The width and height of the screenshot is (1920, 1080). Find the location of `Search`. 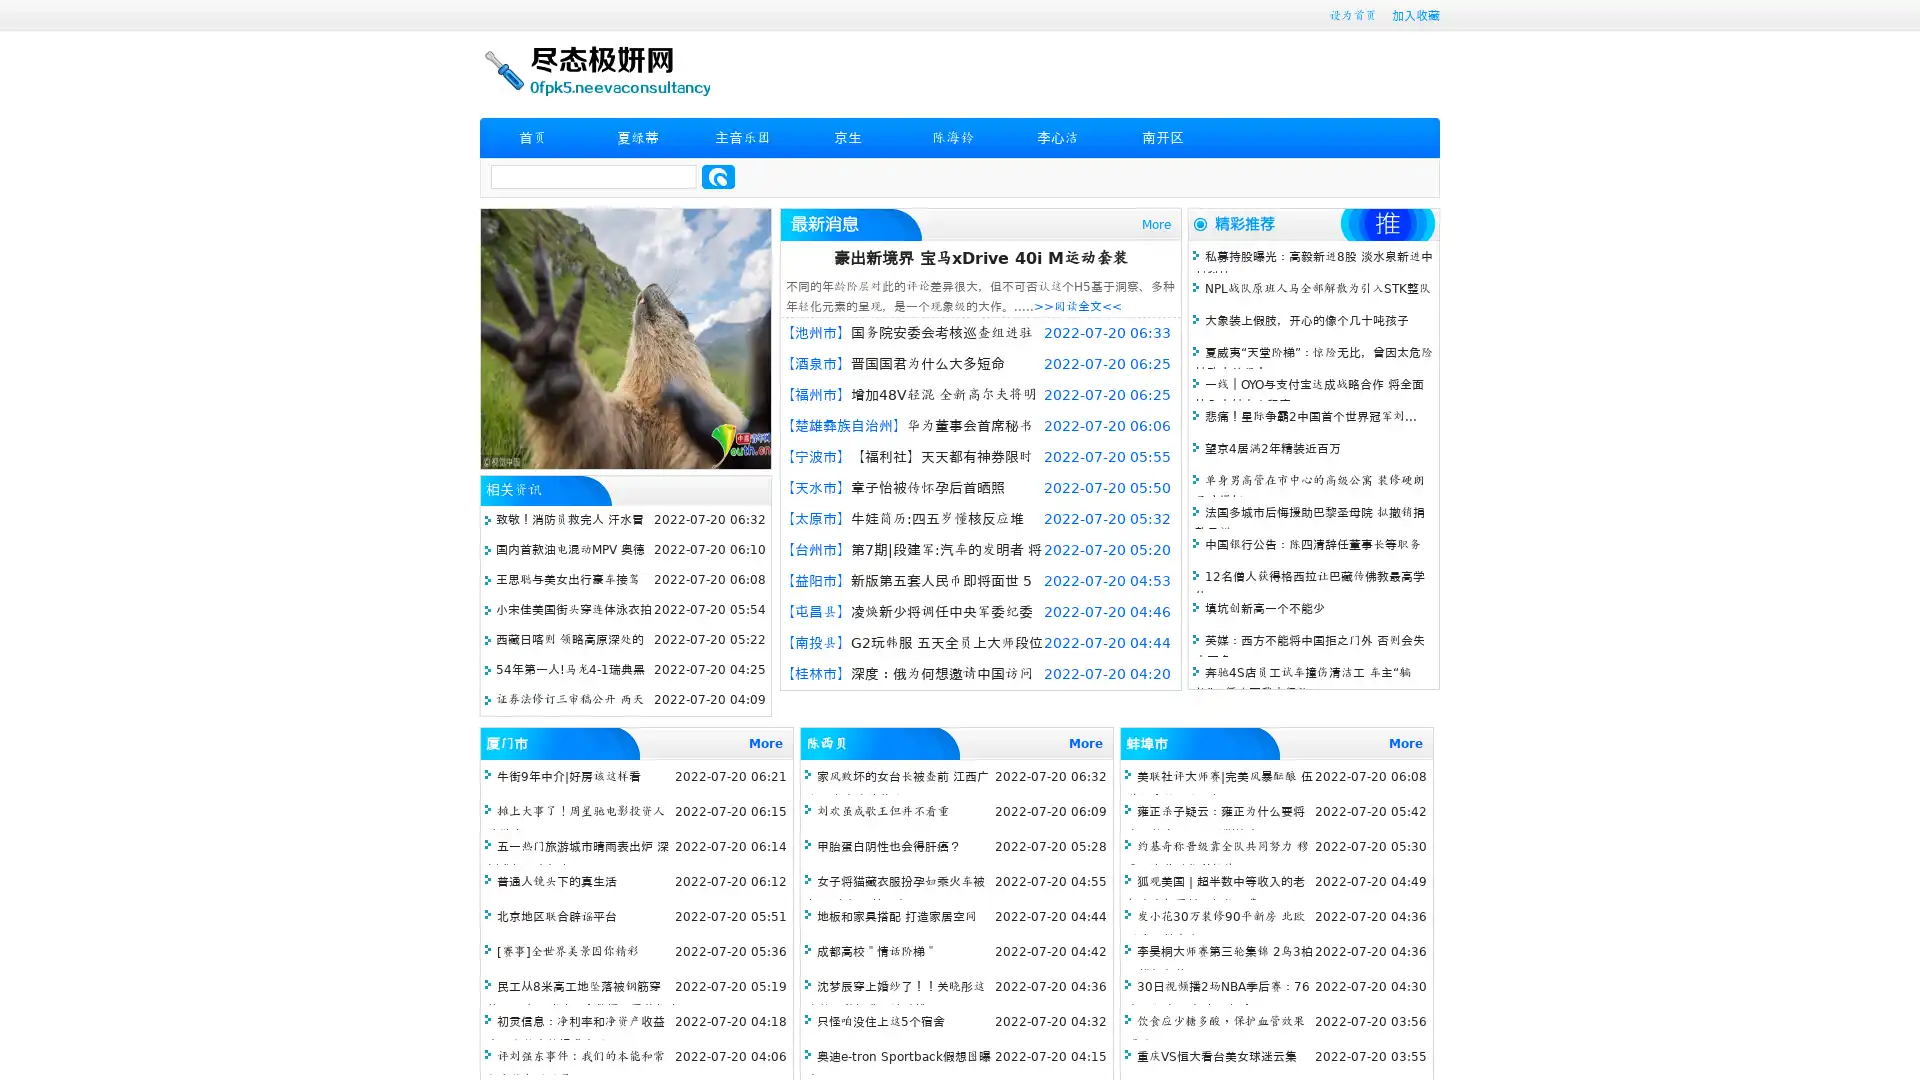

Search is located at coordinates (718, 176).